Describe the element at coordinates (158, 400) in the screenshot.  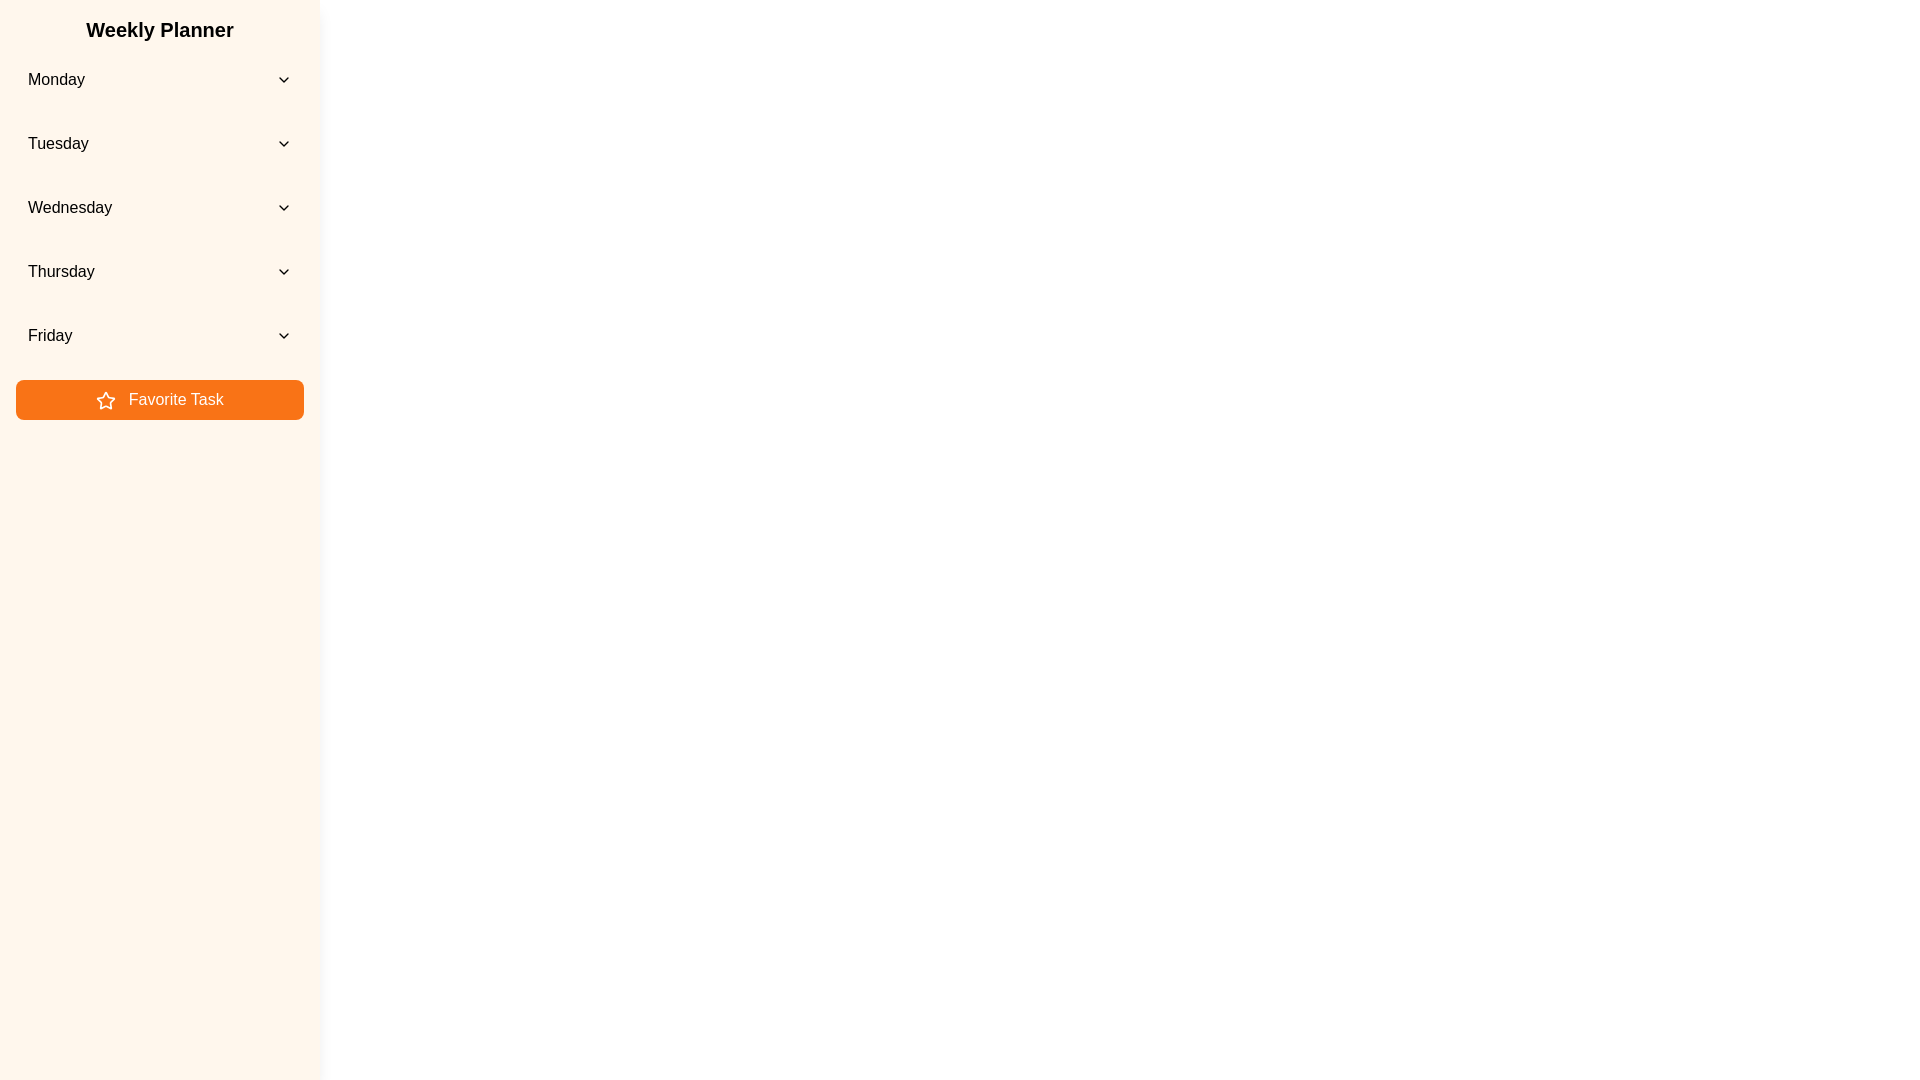
I see `the 'Favorite Task' button to perform its action` at that location.